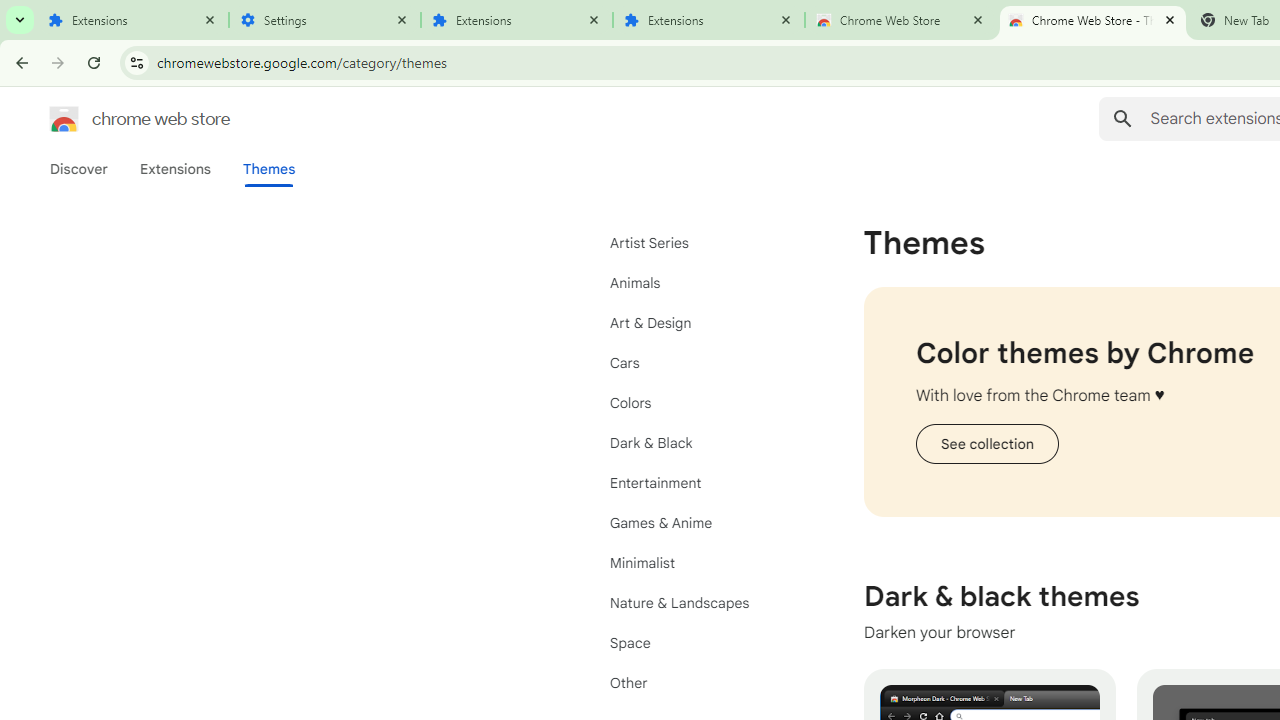 This screenshot has height=720, width=1280. What do you see at coordinates (268, 168) in the screenshot?
I see `'Themes'` at bounding box center [268, 168].